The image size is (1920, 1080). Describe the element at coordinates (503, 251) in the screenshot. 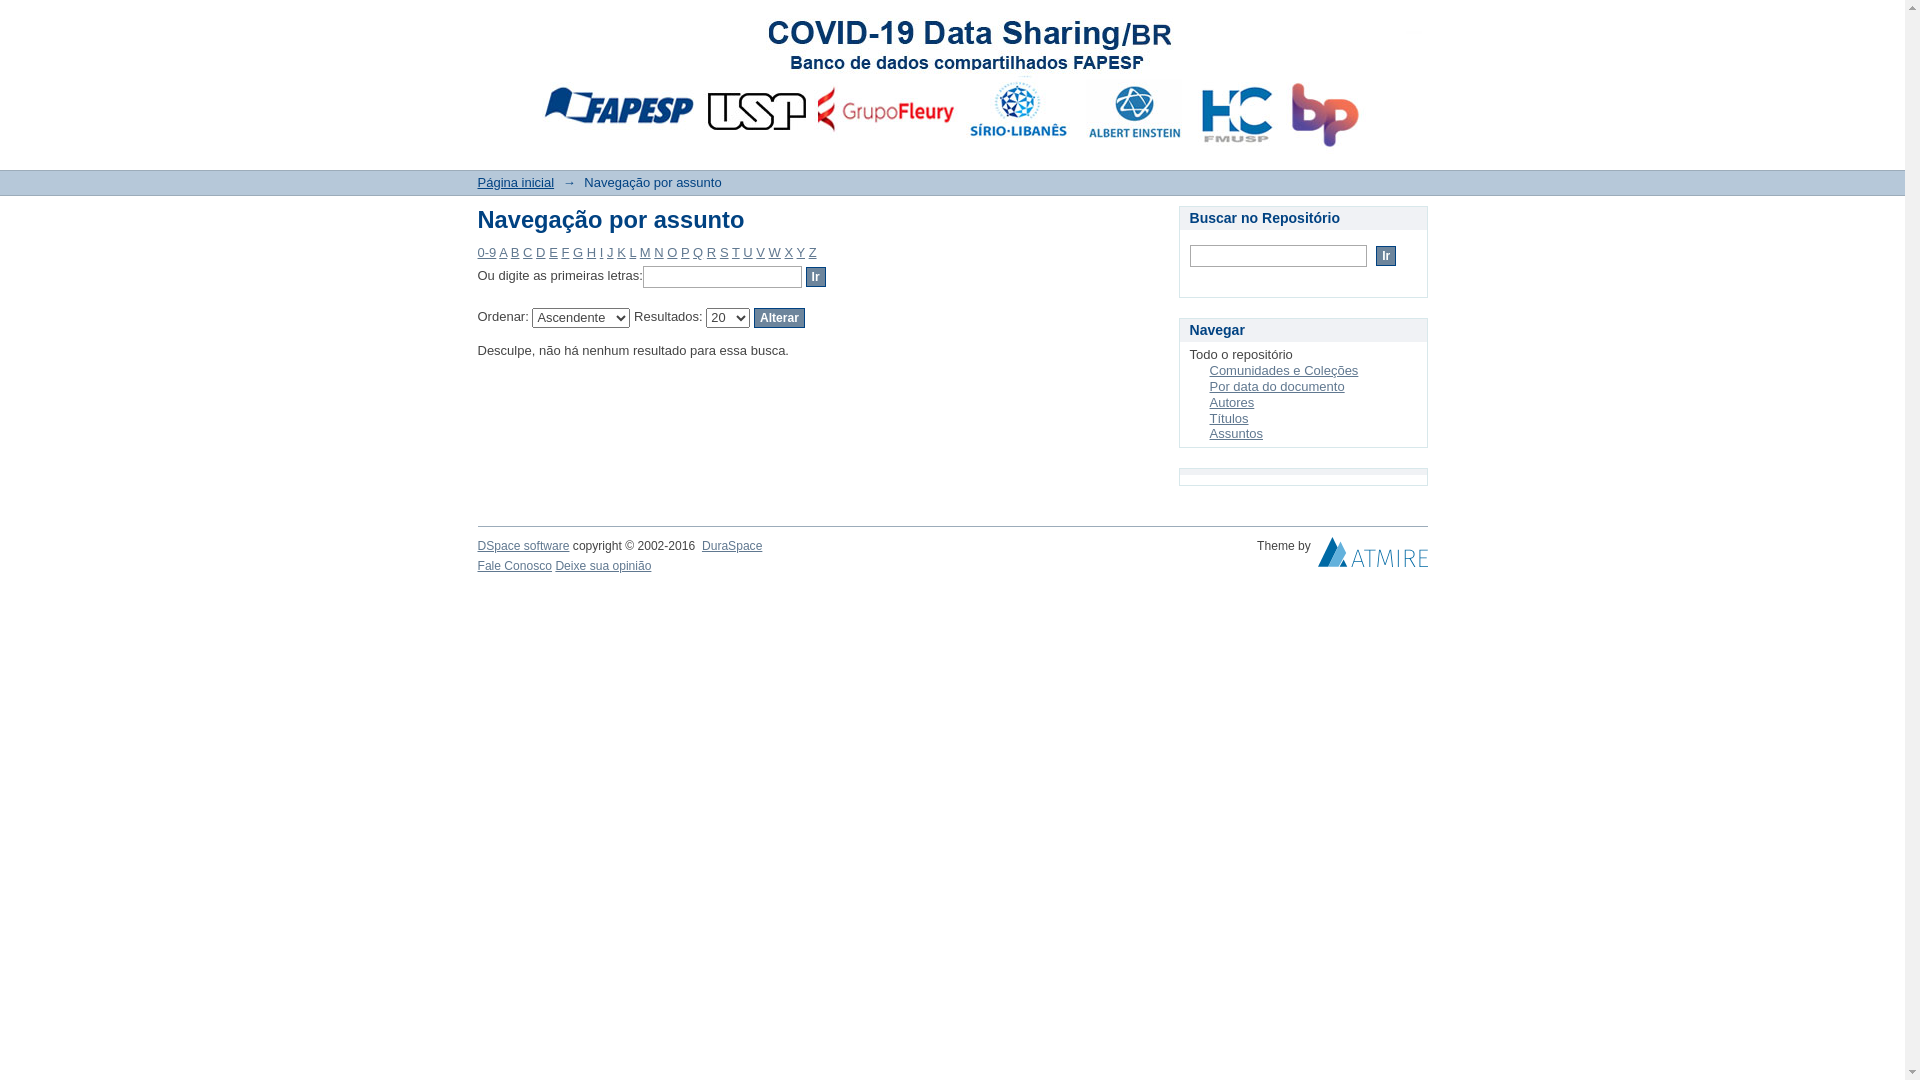

I see `'A'` at that location.